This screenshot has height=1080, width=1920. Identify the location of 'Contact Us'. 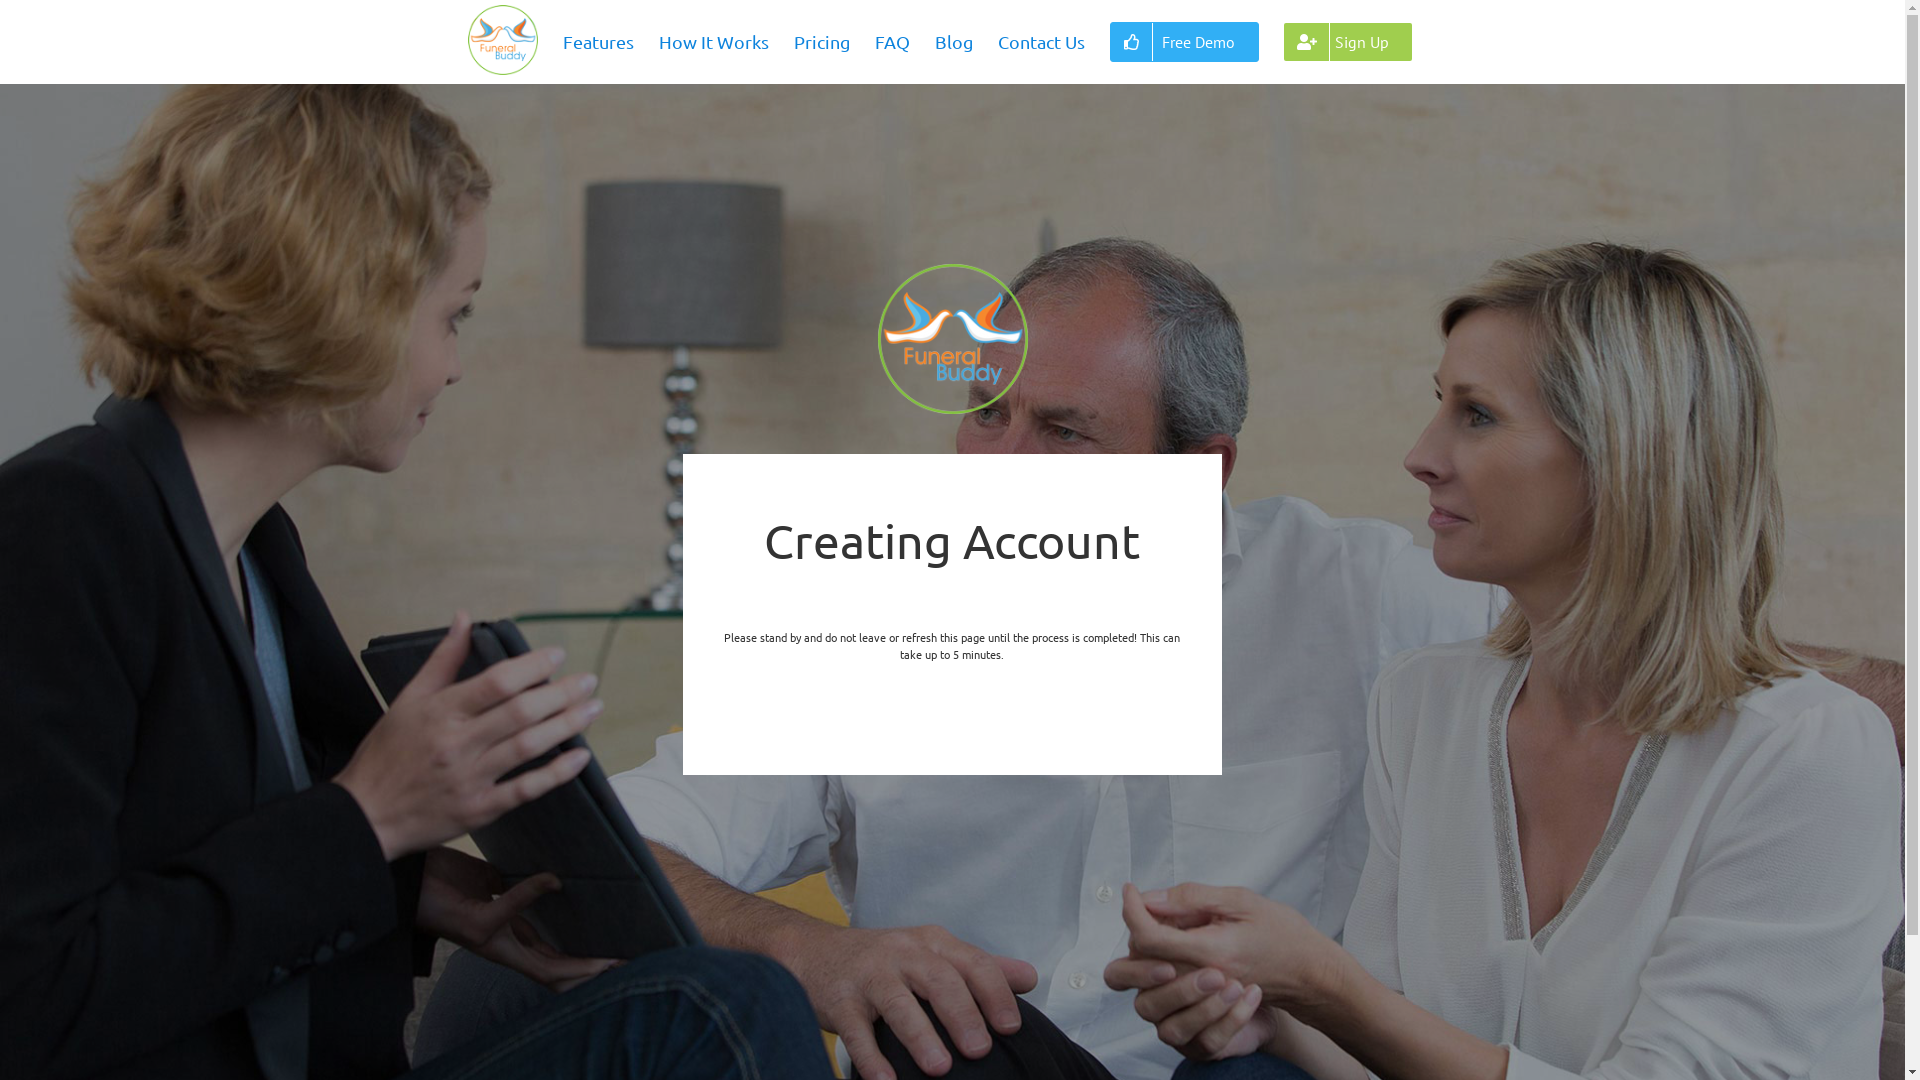
(1040, 42).